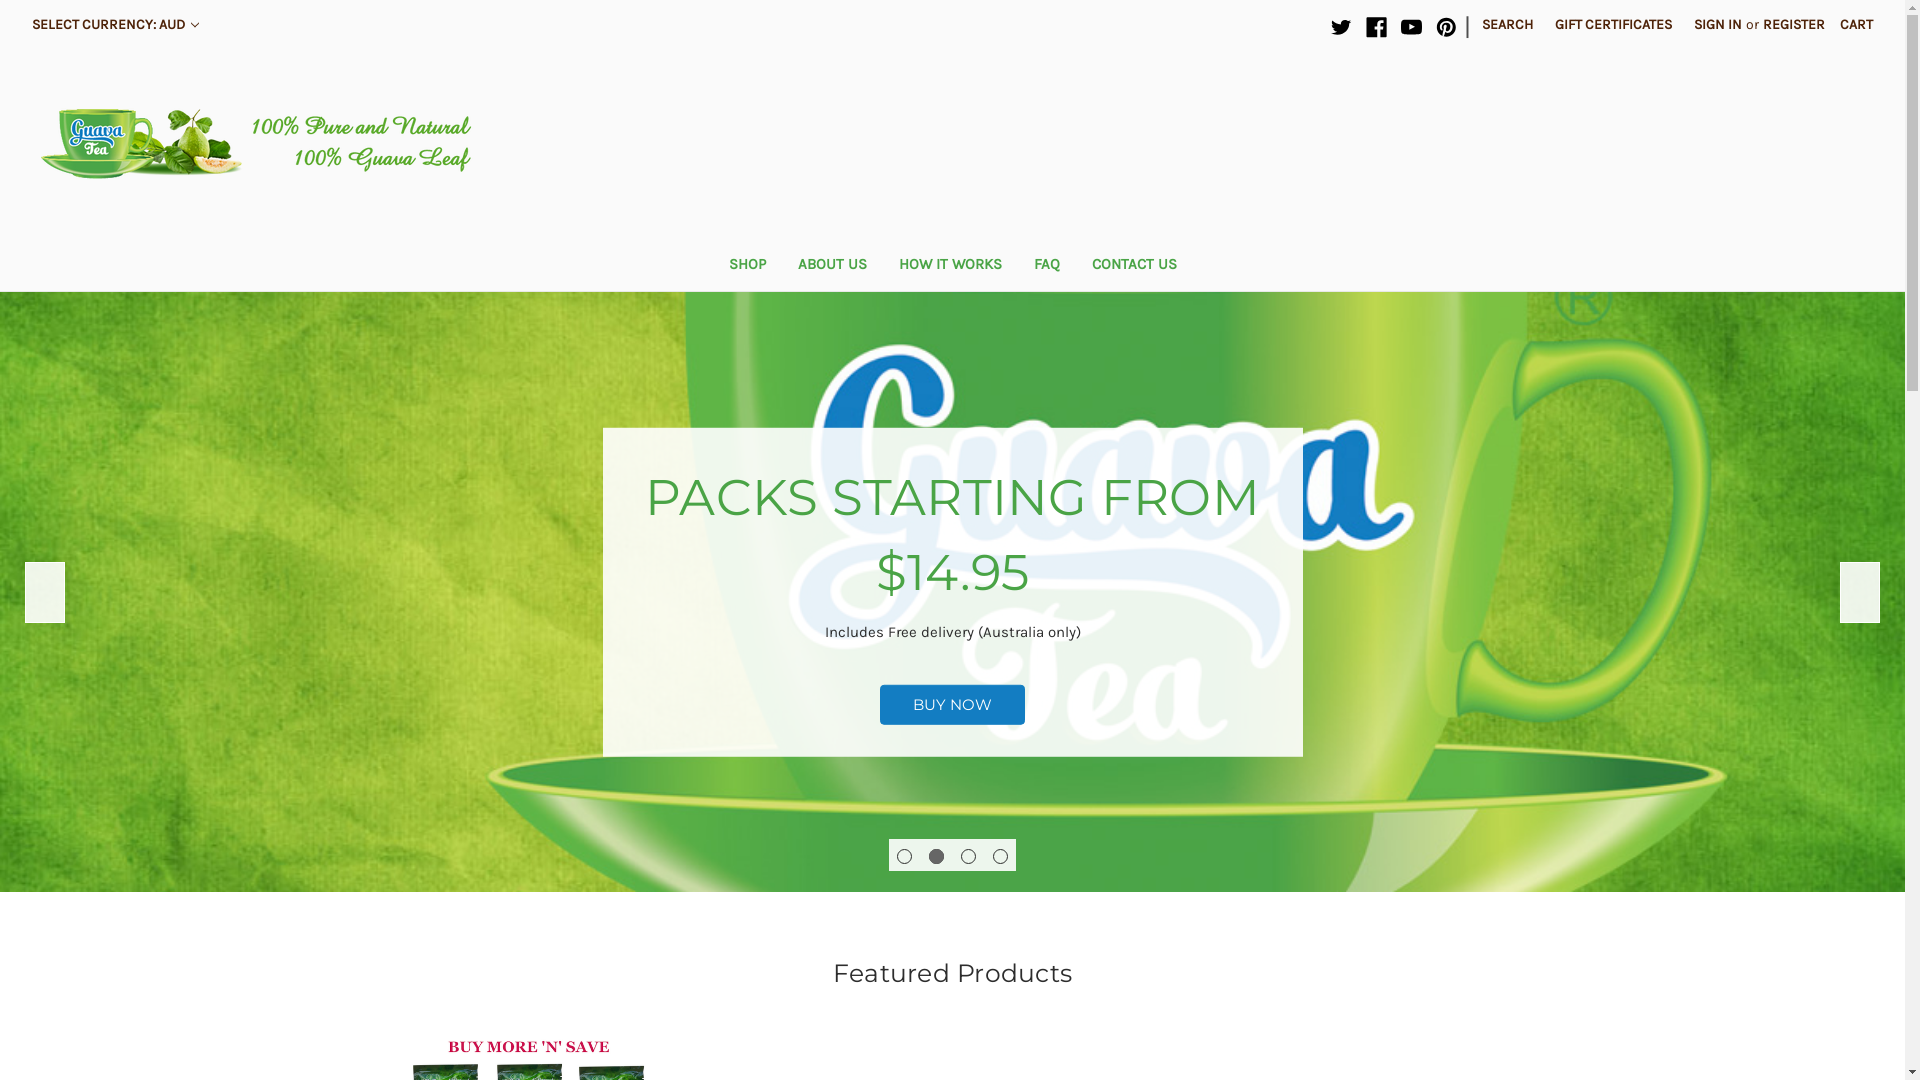 The image size is (1920, 1080). I want to click on '4', so click(1000, 855).